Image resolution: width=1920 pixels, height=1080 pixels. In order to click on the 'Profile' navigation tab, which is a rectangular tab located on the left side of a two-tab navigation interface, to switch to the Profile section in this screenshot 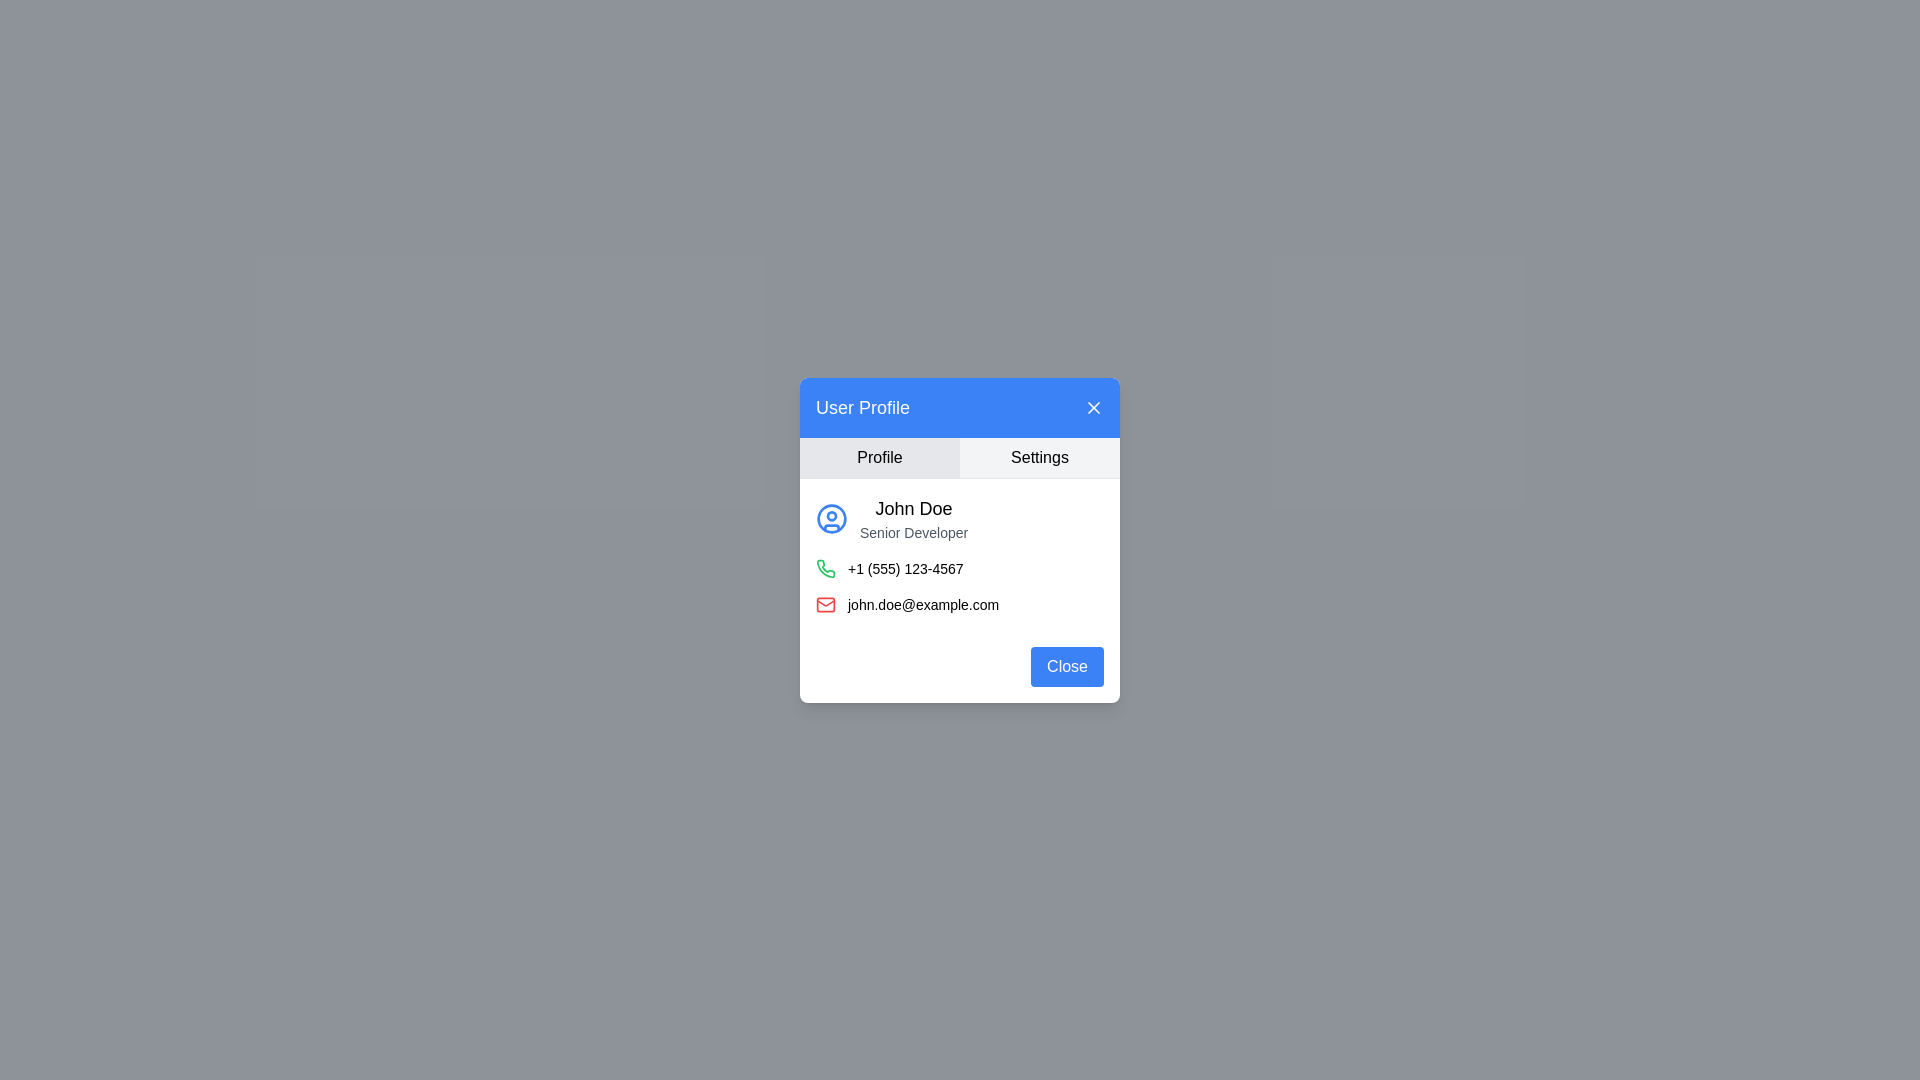, I will do `click(879, 457)`.